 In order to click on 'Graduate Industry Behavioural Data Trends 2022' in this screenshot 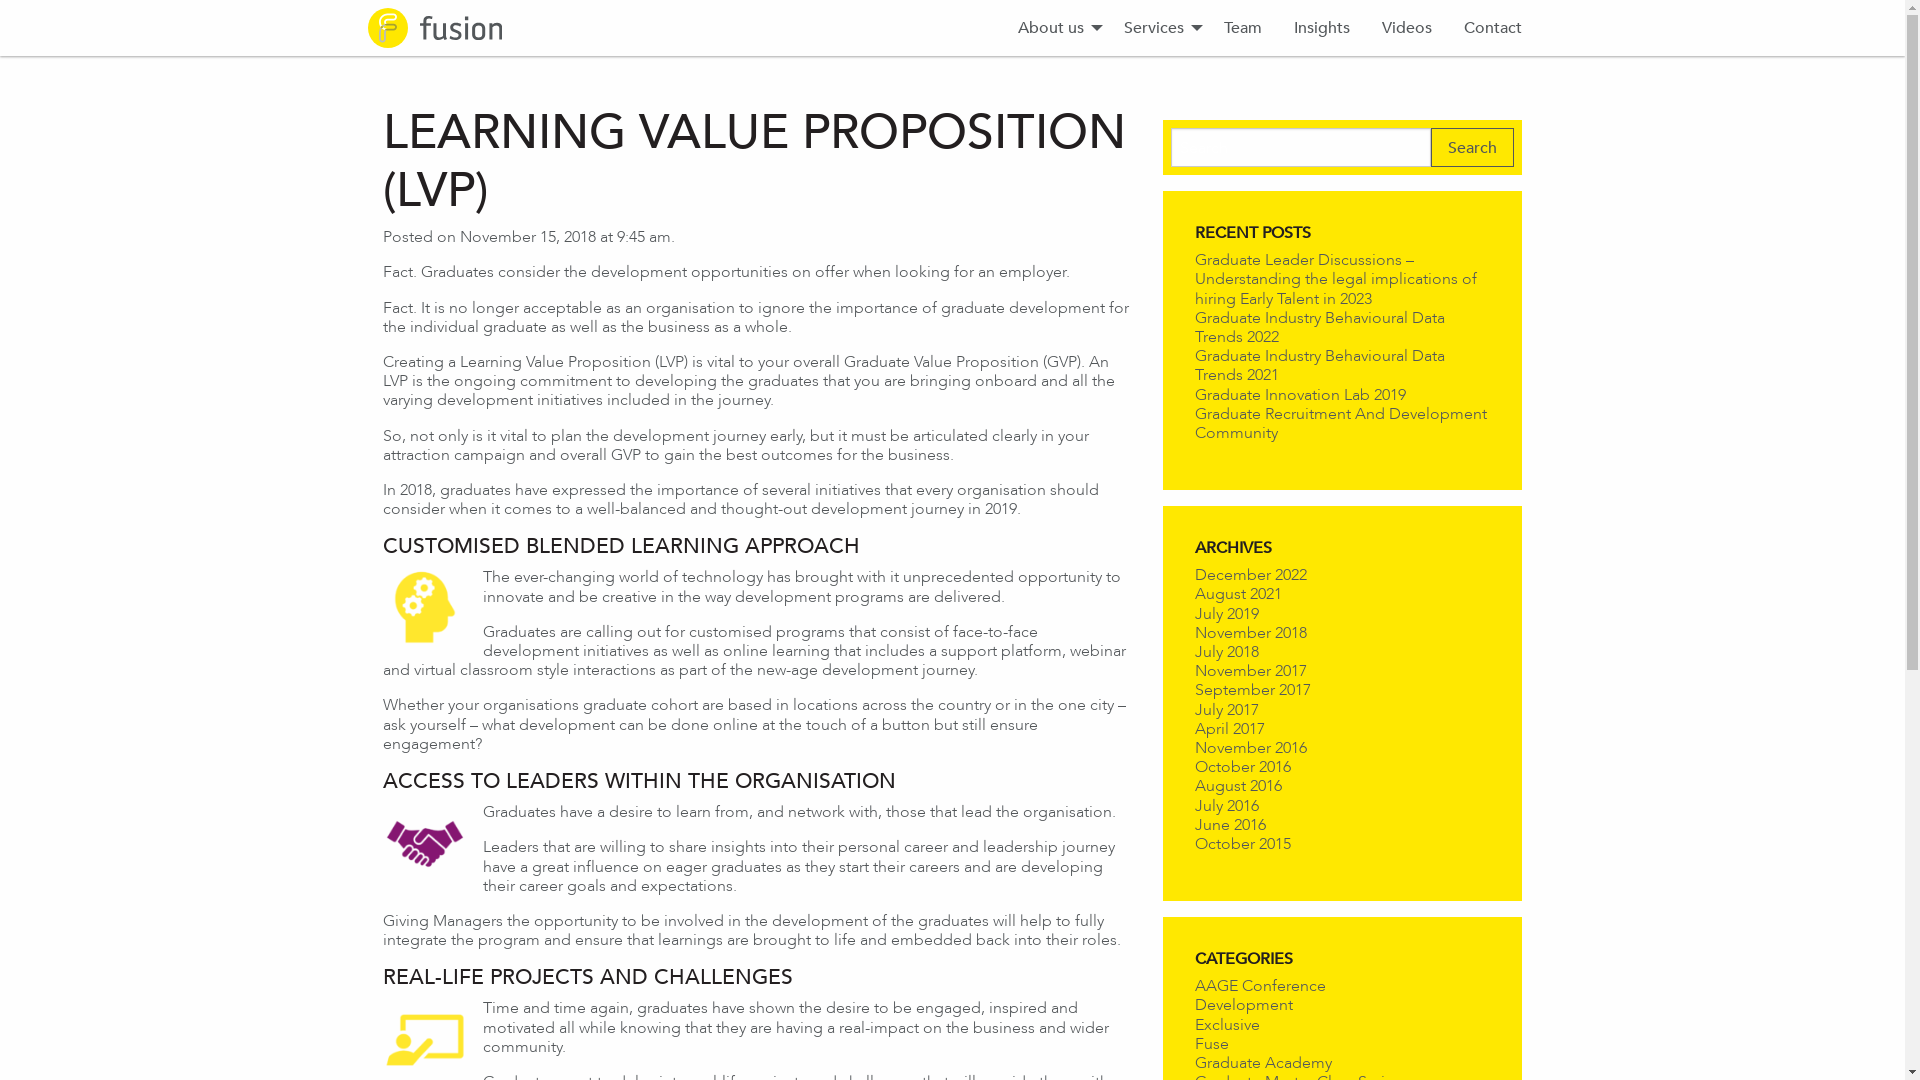, I will do `click(1319, 326)`.